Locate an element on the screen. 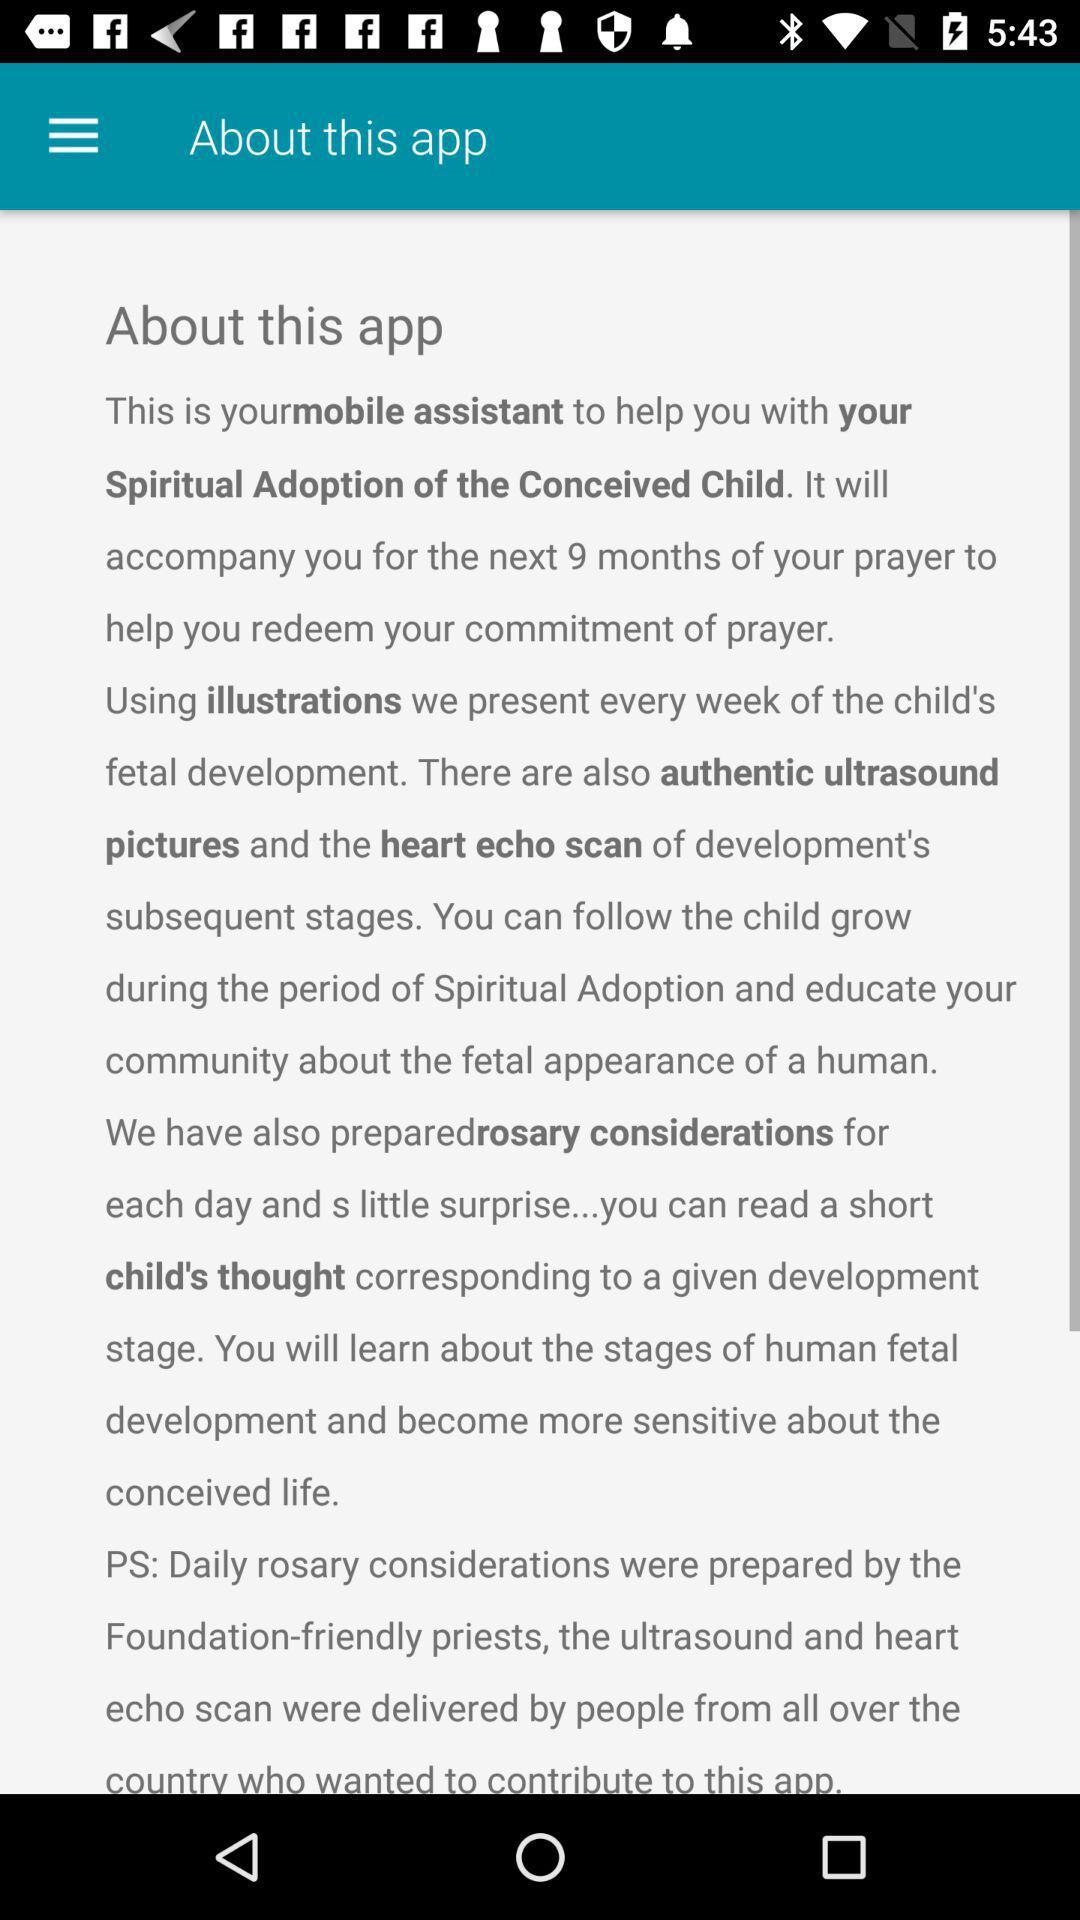 This screenshot has width=1080, height=1920. the item next to the about this app icon is located at coordinates (72, 135).